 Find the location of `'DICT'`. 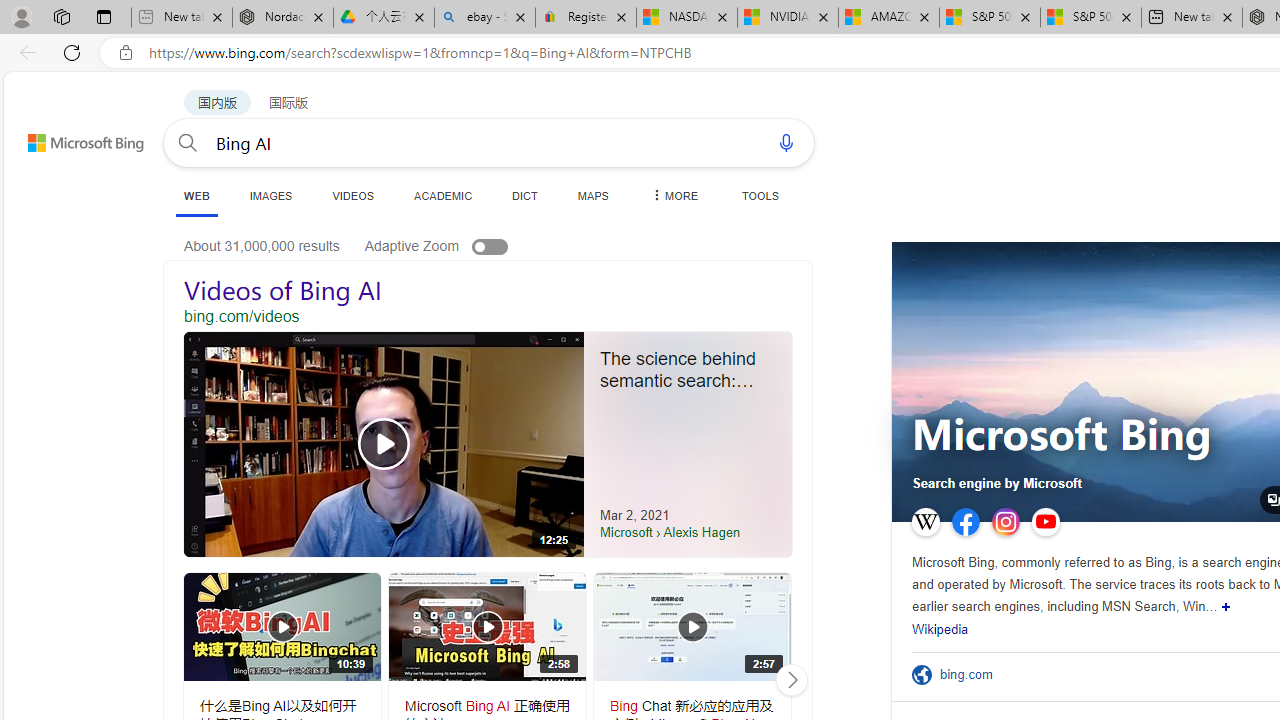

'DICT' is located at coordinates (525, 195).